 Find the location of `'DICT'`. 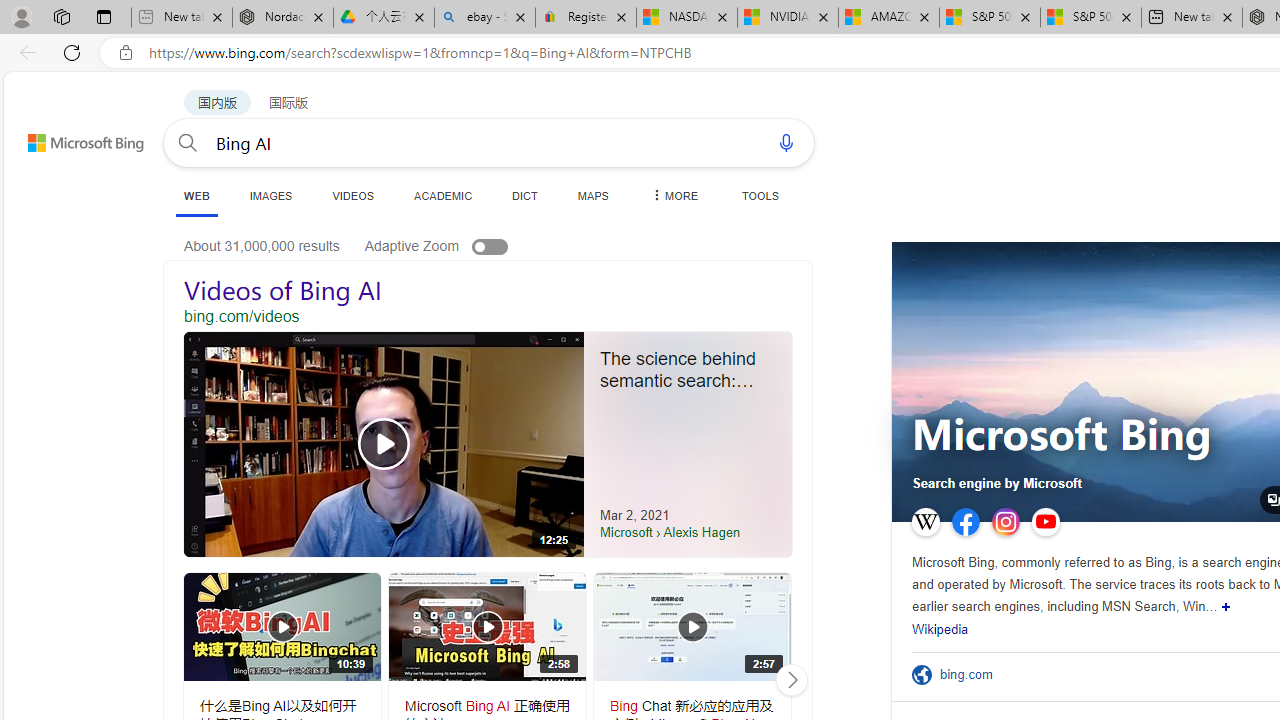

'DICT' is located at coordinates (525, 195).